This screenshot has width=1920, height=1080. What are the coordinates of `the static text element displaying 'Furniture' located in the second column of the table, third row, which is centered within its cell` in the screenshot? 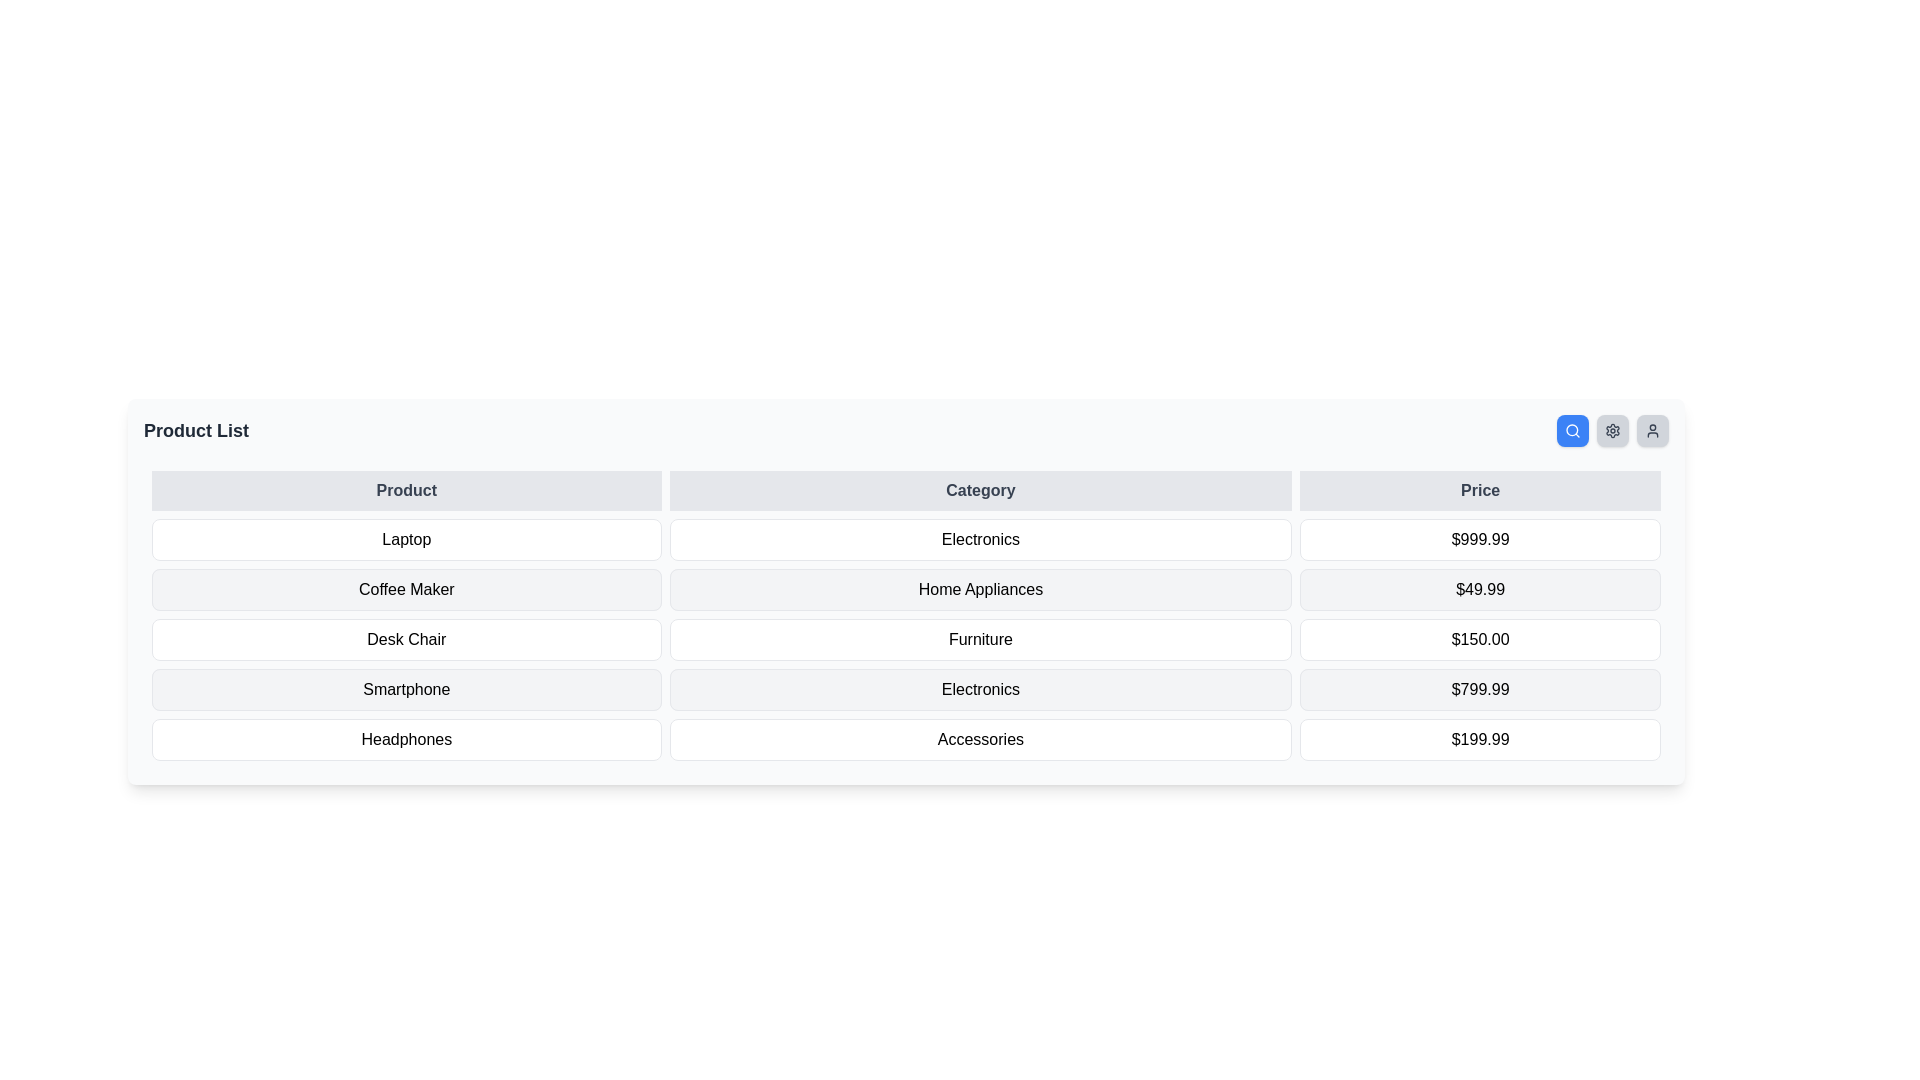 It's located at (980, 640).